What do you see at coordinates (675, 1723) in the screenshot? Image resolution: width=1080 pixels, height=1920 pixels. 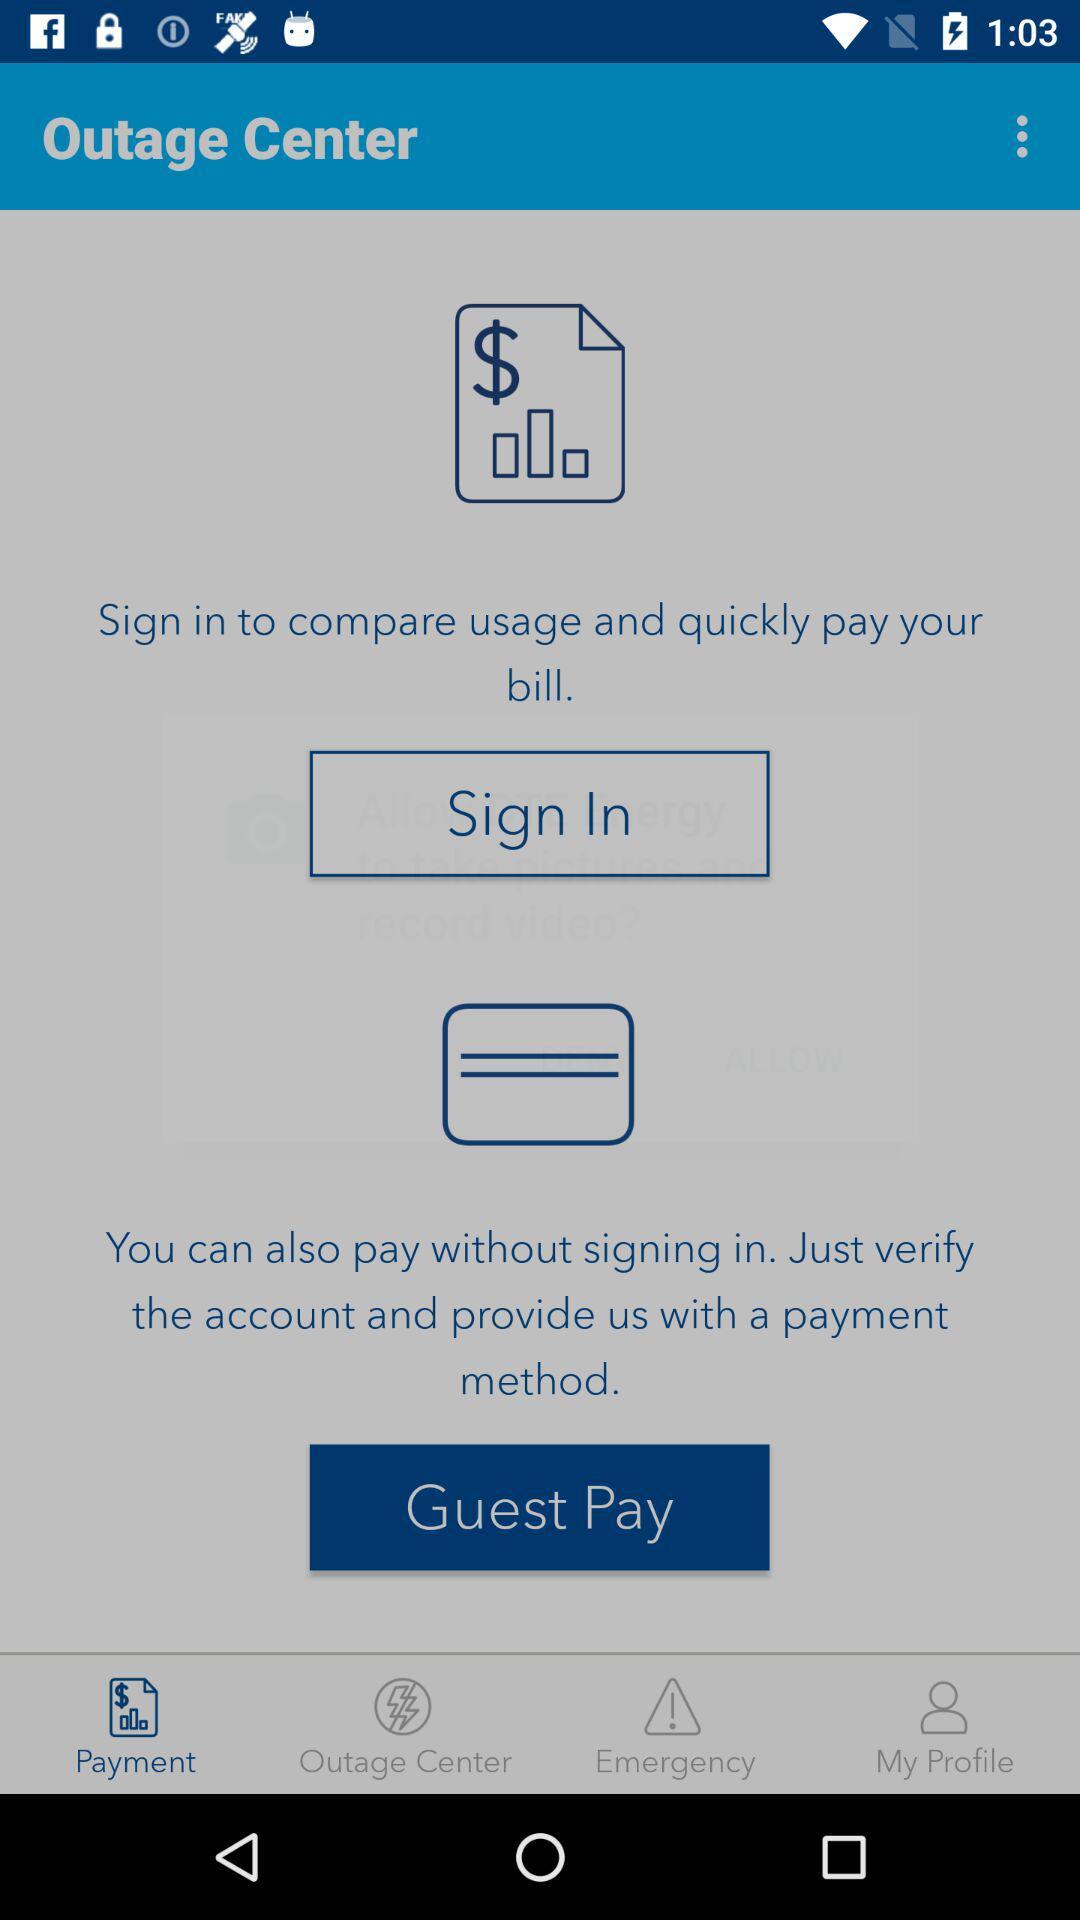 I see `emergency` at bounding box center [675, 1723].